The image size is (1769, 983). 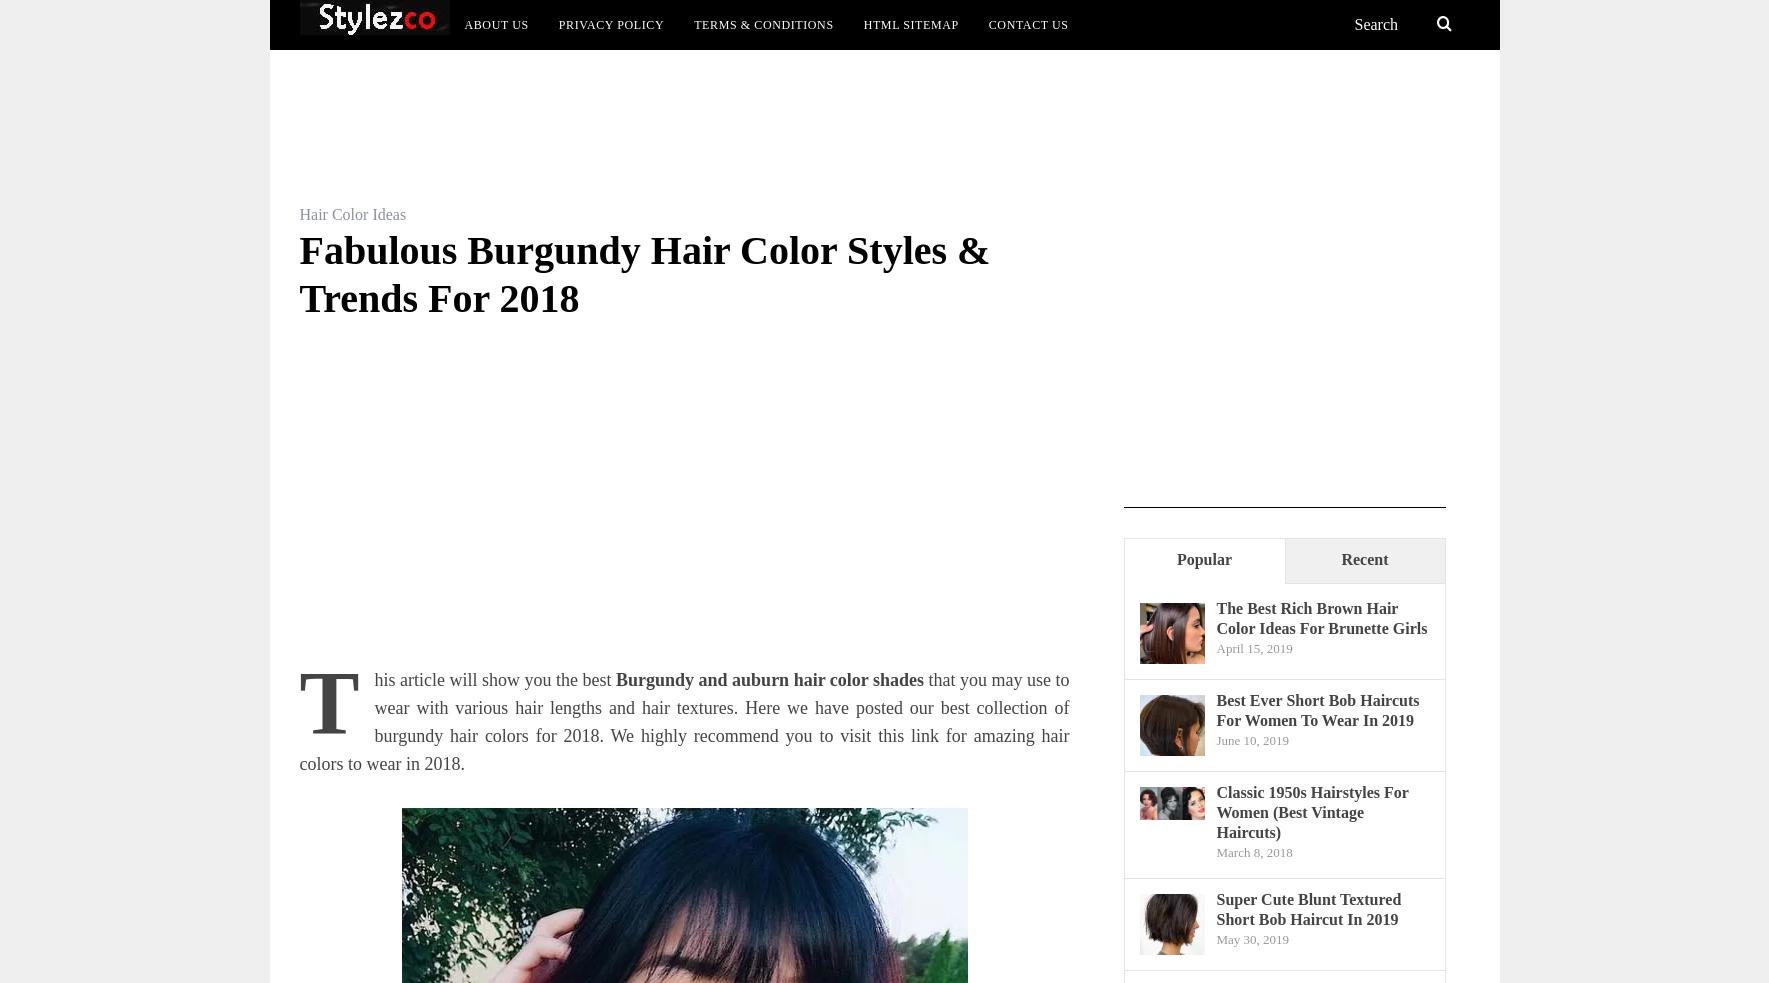 I want to click on 'Top List', so click(x=1342, y=79).